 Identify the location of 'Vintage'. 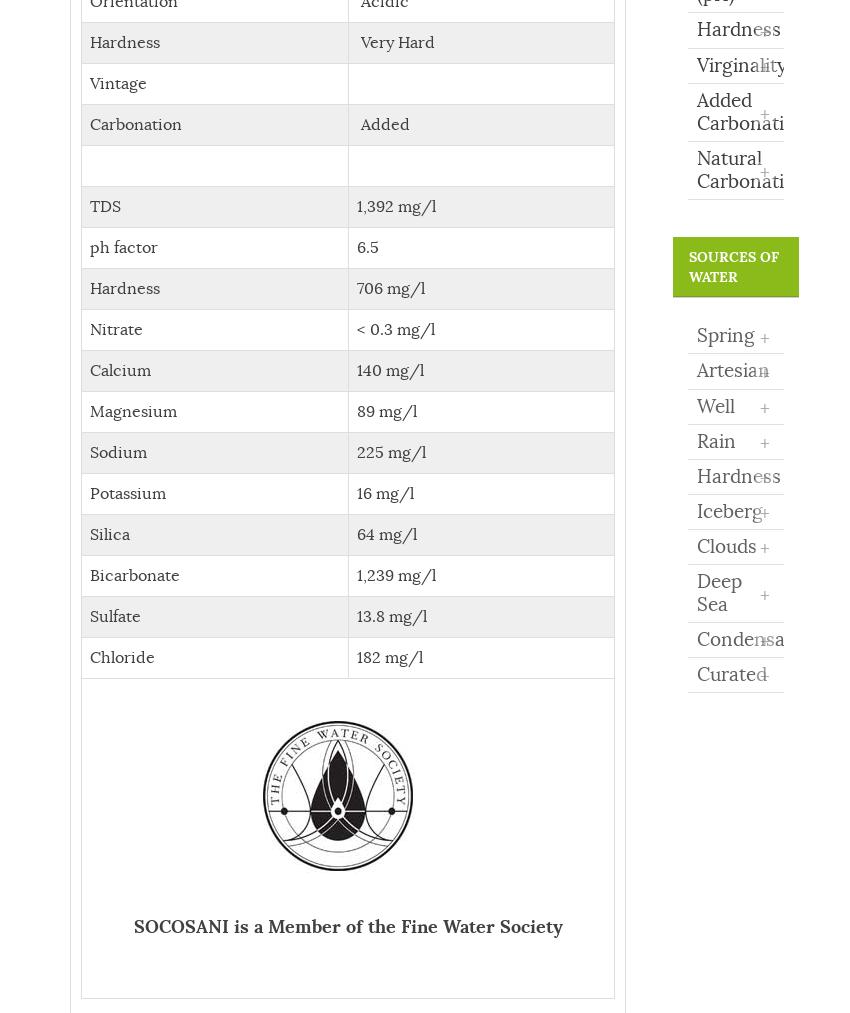
(117, 81).